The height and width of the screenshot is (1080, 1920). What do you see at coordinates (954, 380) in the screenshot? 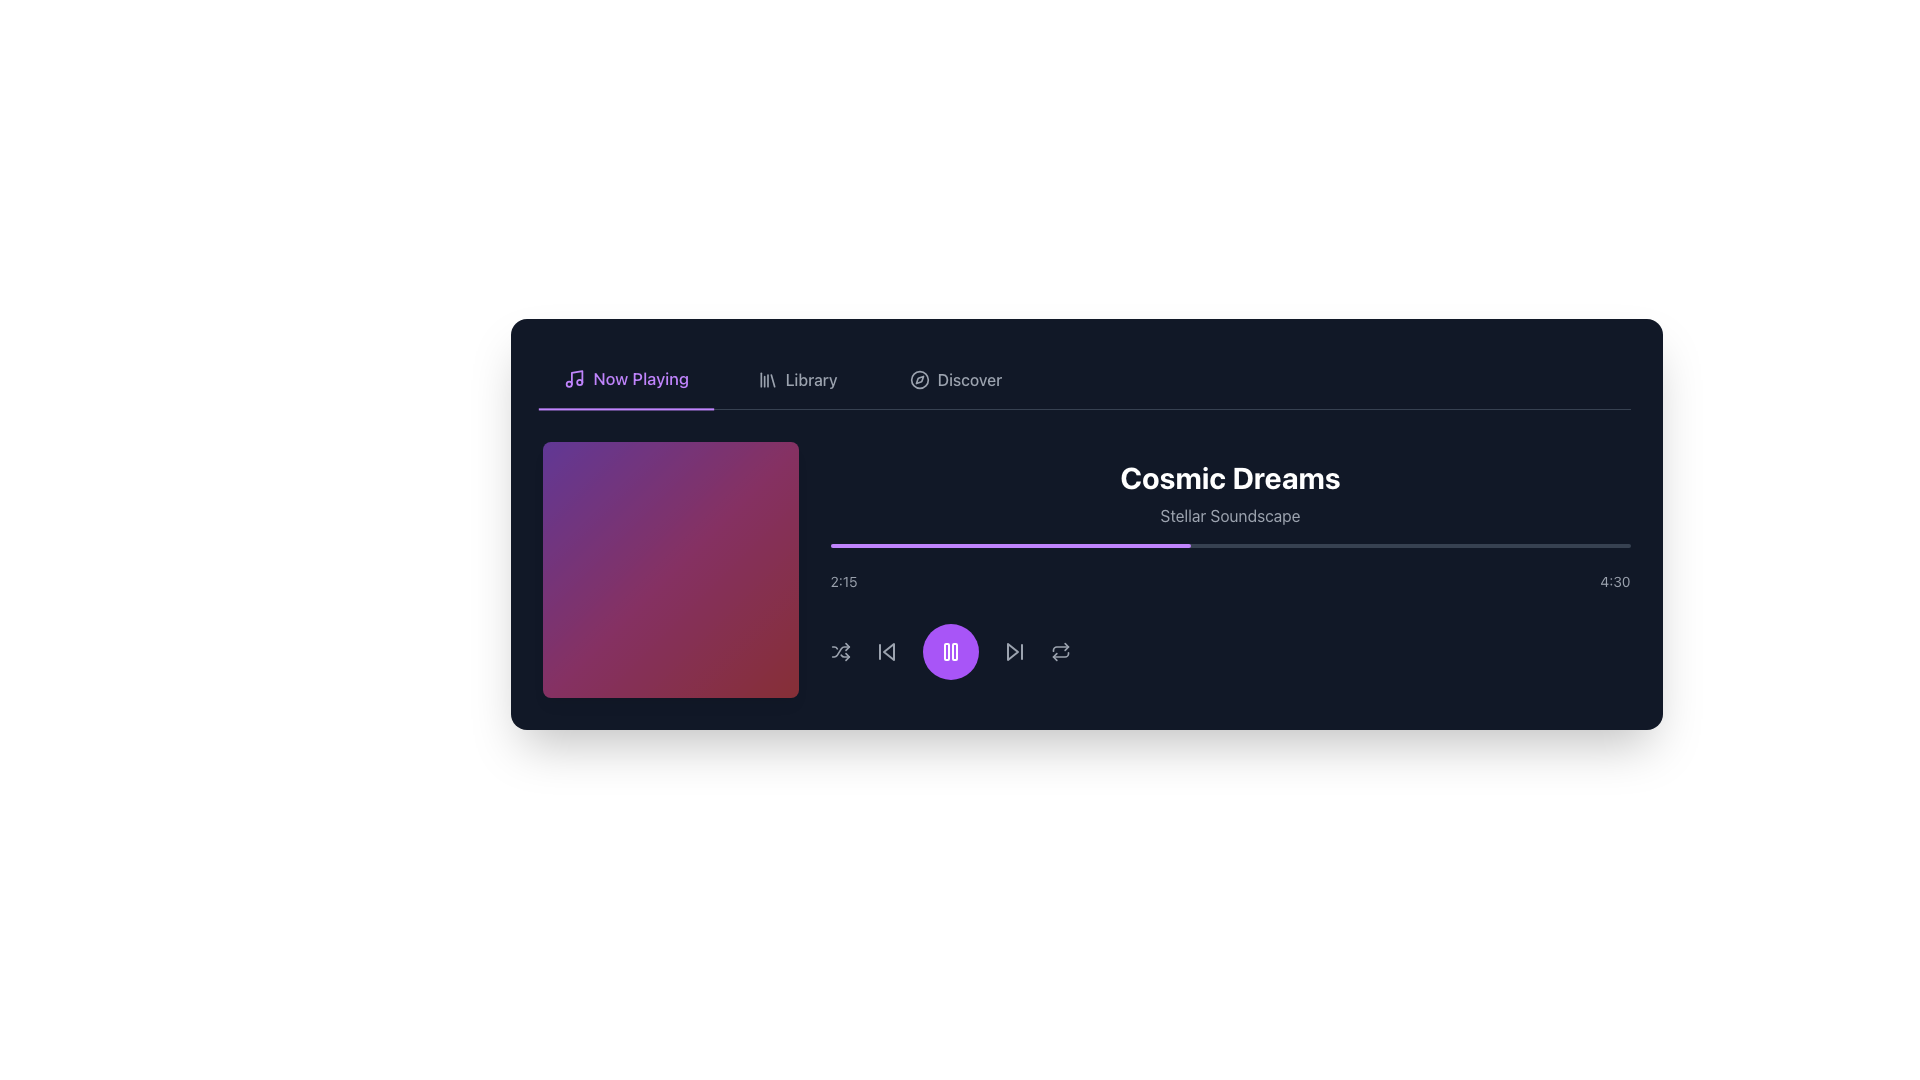
I see `the navigation button located as the third item from the left in the horizontal navigation bar` at bounding box center [954, 380].